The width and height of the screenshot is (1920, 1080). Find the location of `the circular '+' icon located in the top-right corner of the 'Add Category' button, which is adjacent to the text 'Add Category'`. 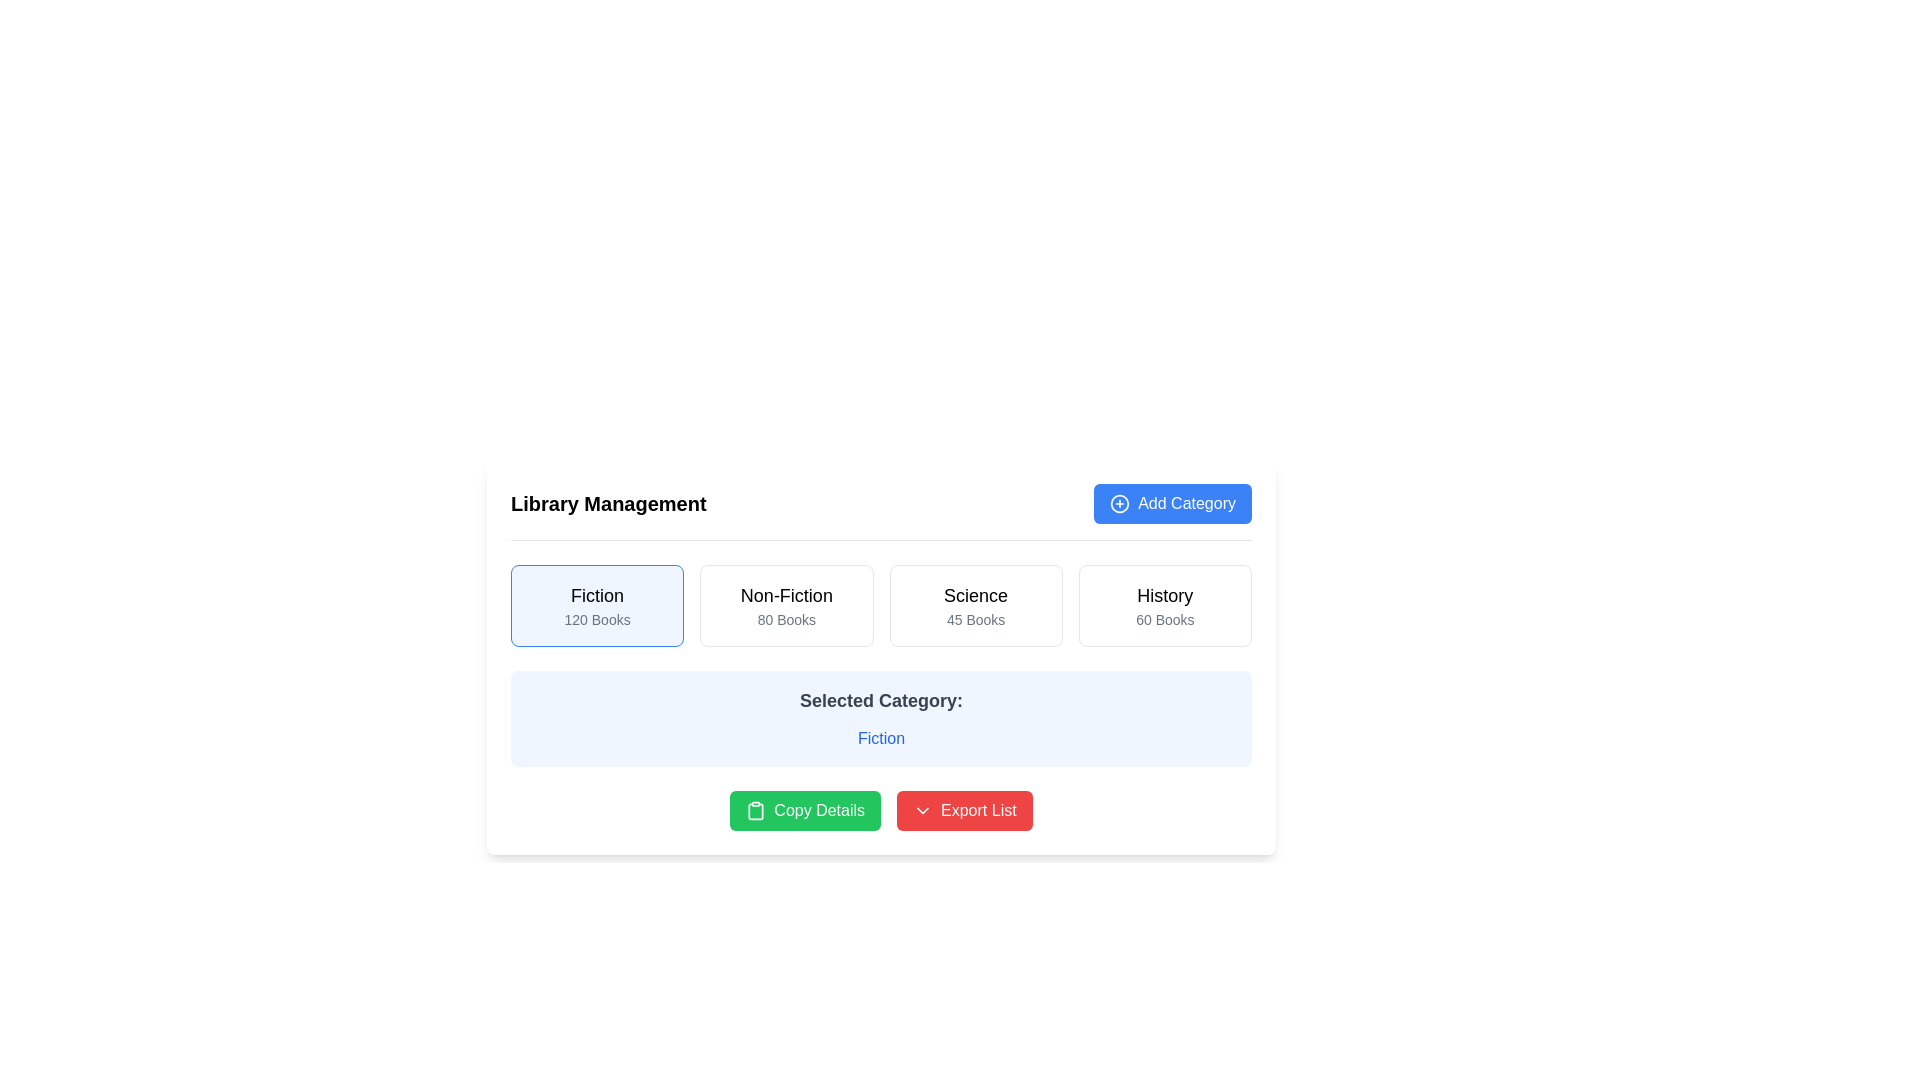

the circular '+' icon located in the top-right corner of the 'Add Category' button, which is adjacent to the text 'Add Category' is located at coordinates (1120, 503).